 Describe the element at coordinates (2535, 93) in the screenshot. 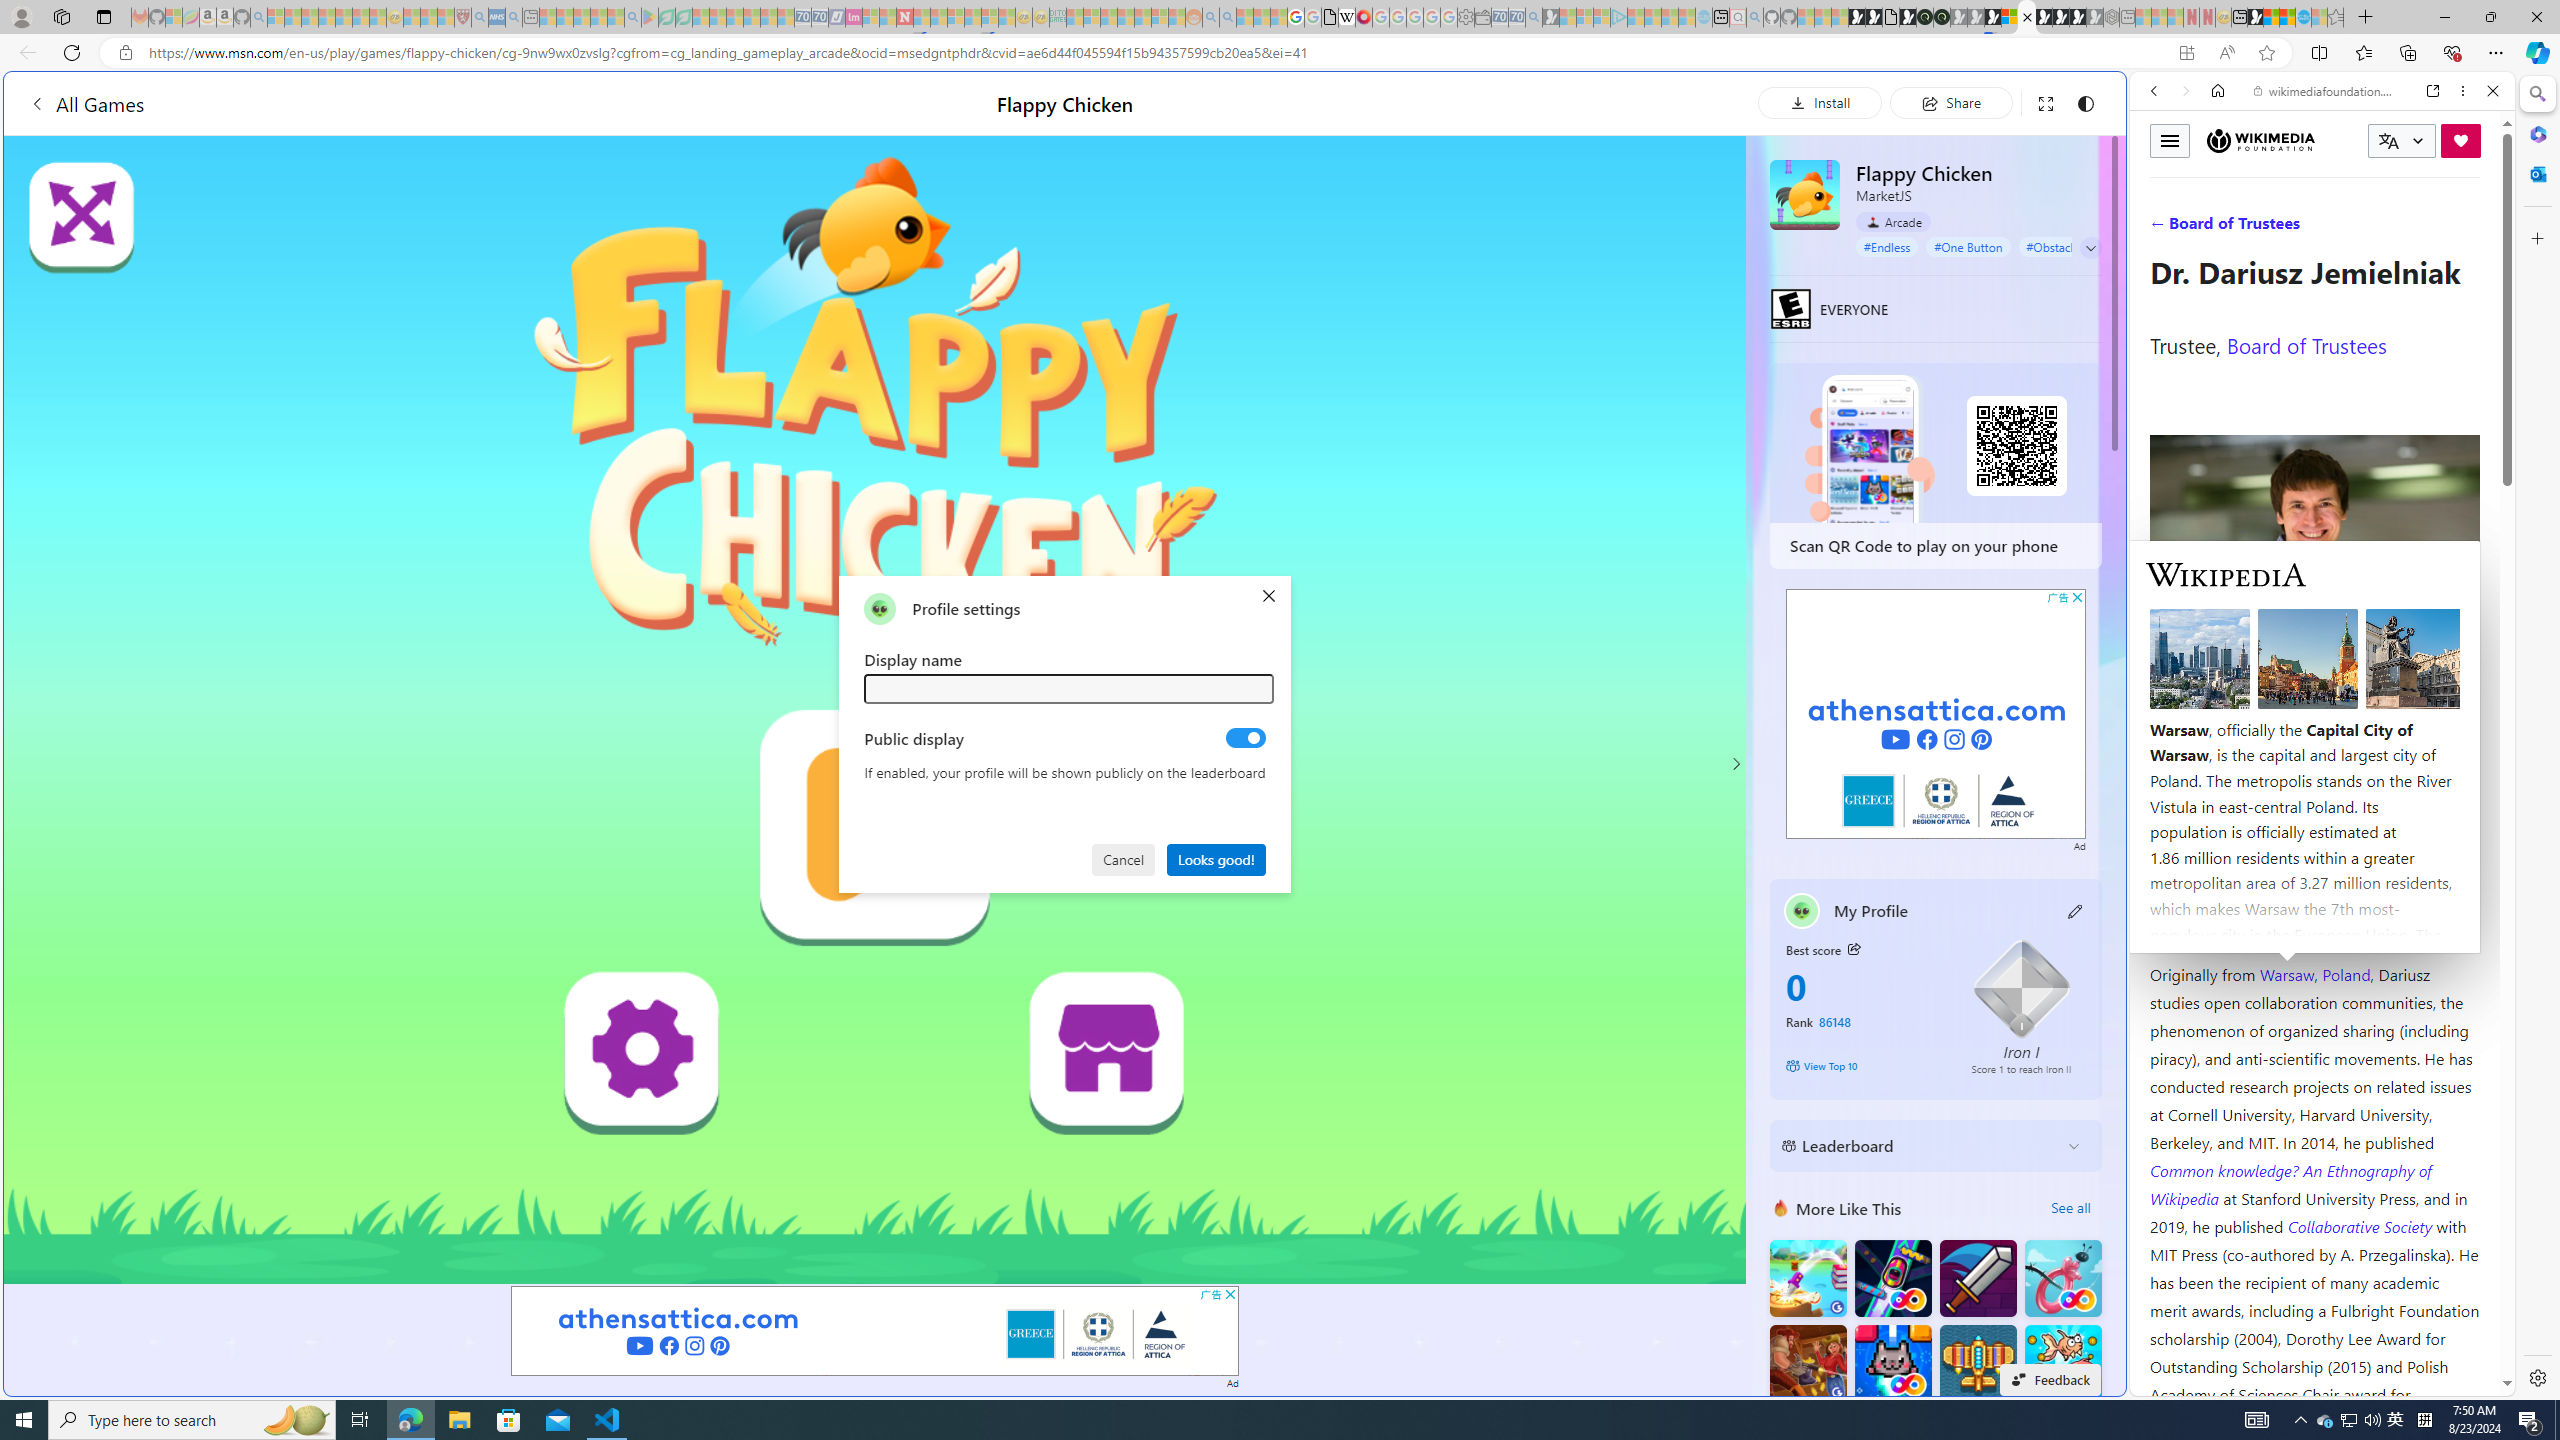

I see `'Search'` at that location.